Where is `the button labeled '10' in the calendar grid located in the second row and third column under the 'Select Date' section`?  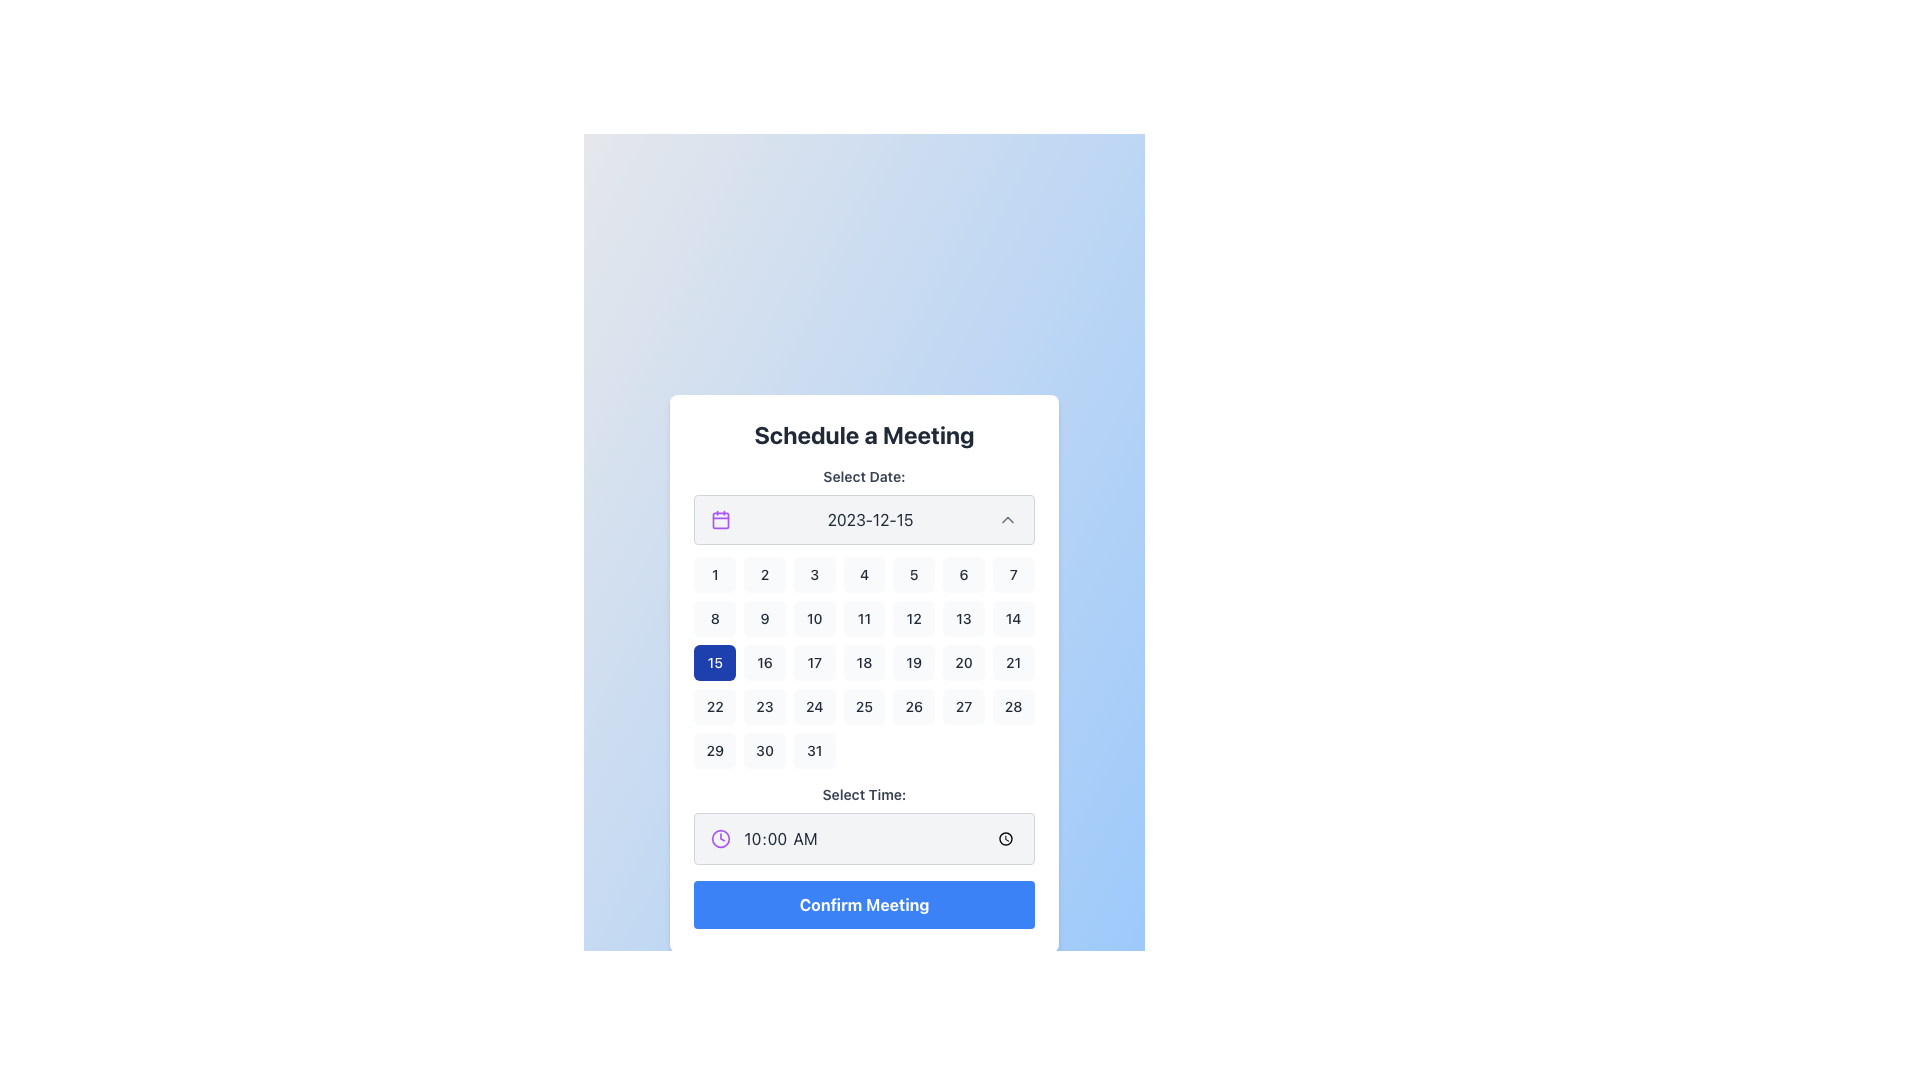
the button labeled '10' in the calendar grid located in the second row and third column under the 'Select Date' section is located at coordinates (814, 617).